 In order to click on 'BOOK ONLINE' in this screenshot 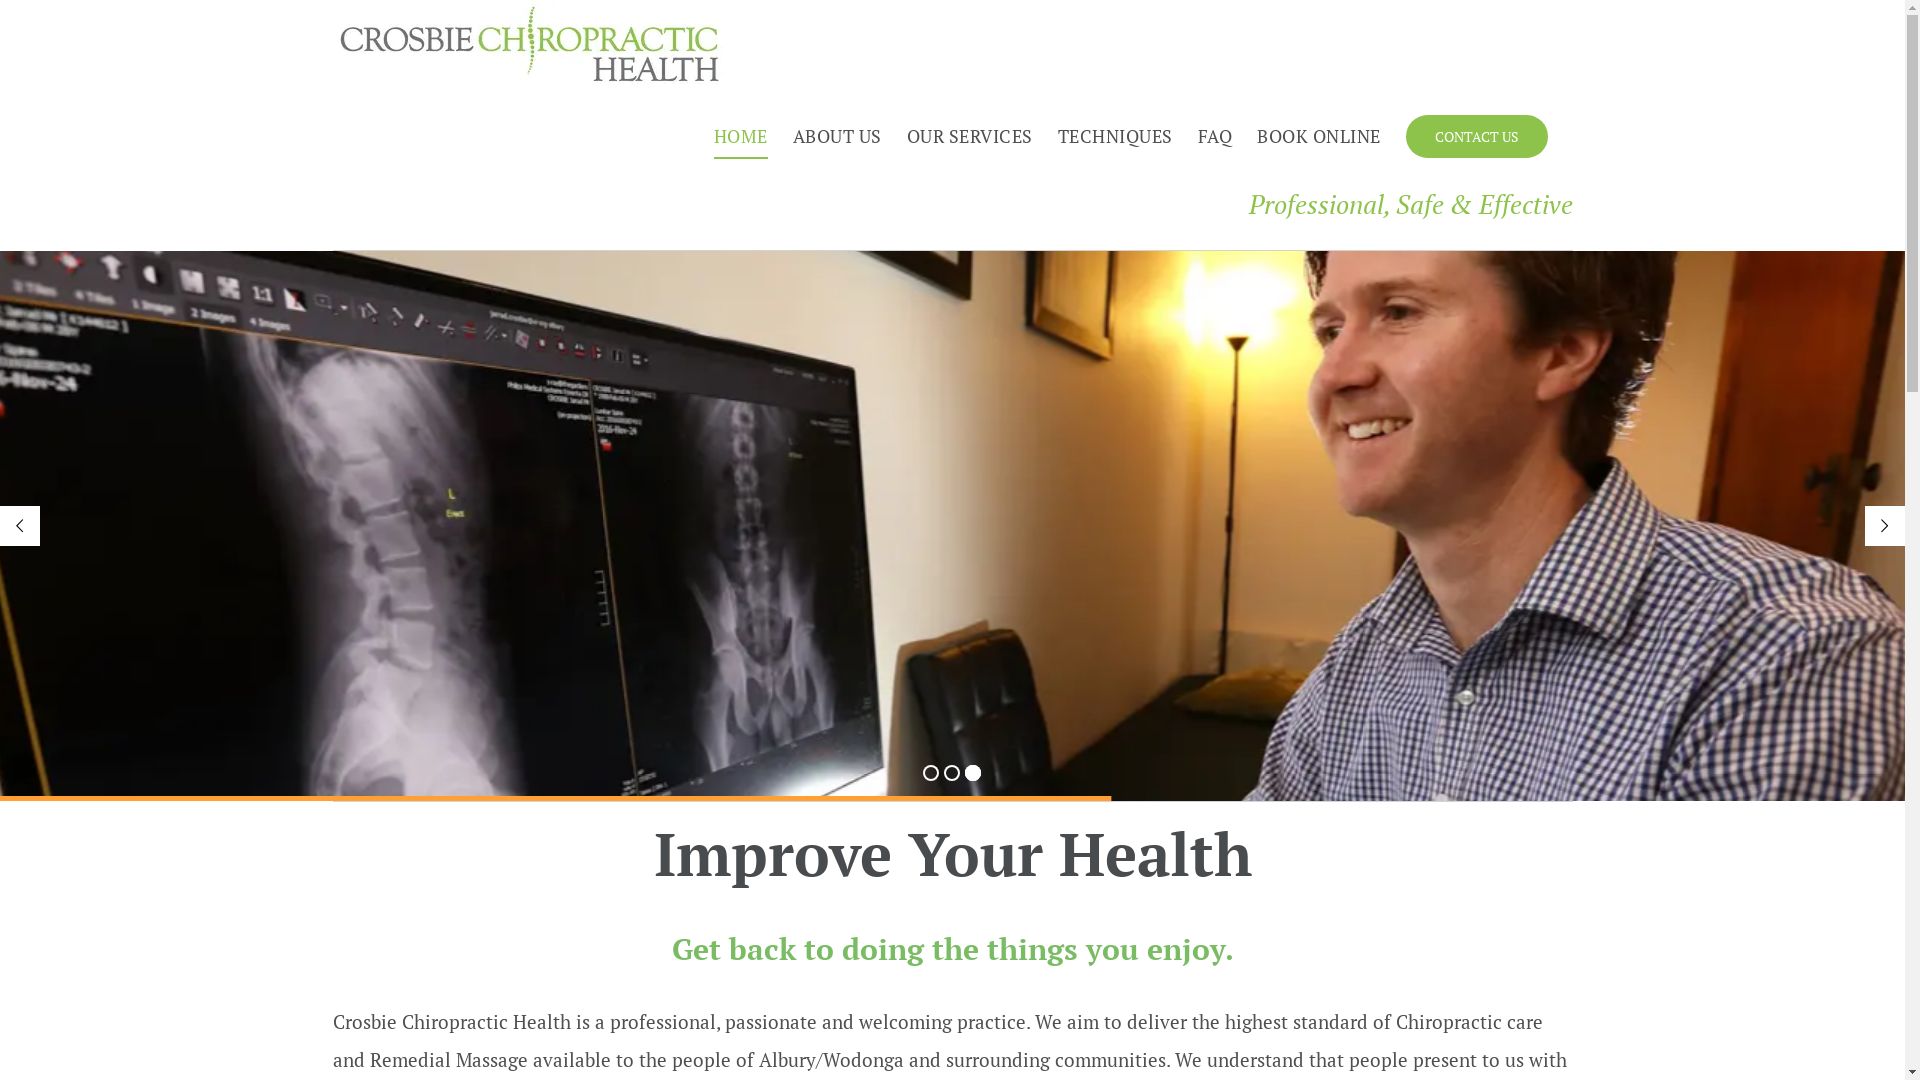, I will do `click(1319, 135)`.